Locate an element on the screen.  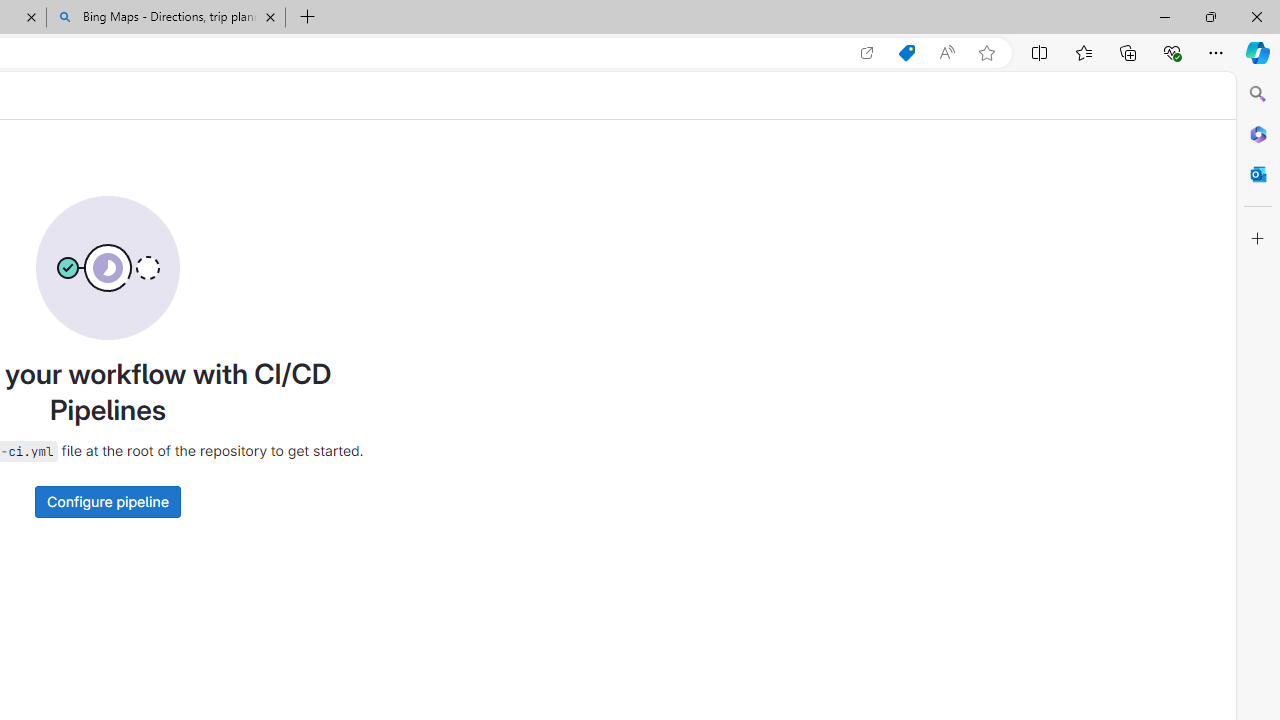
'Configure pipeline' is located at coordinates (106, 500).